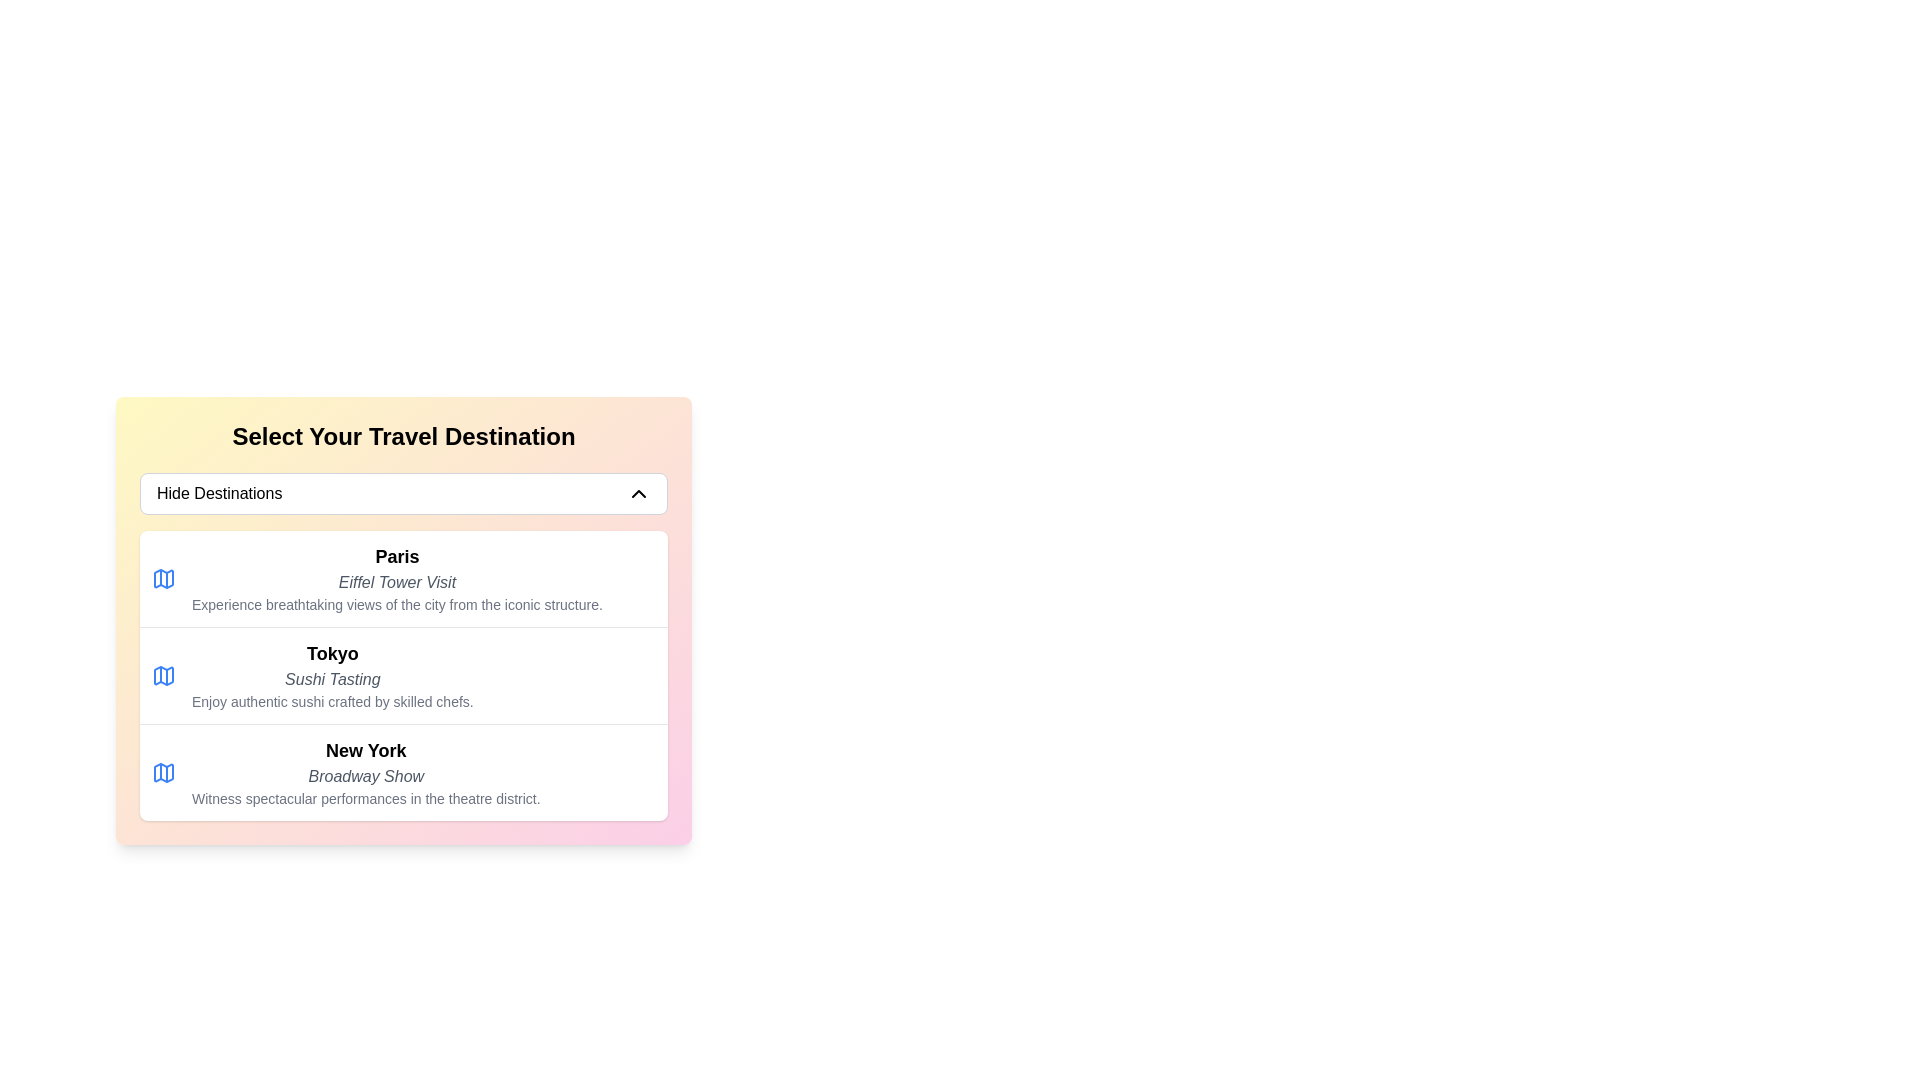  I want to click on the map icon element styled with a blue outline, which is located on the left side of the row associated with 'Tokyo Sushi Tasting', so click(163, 675).